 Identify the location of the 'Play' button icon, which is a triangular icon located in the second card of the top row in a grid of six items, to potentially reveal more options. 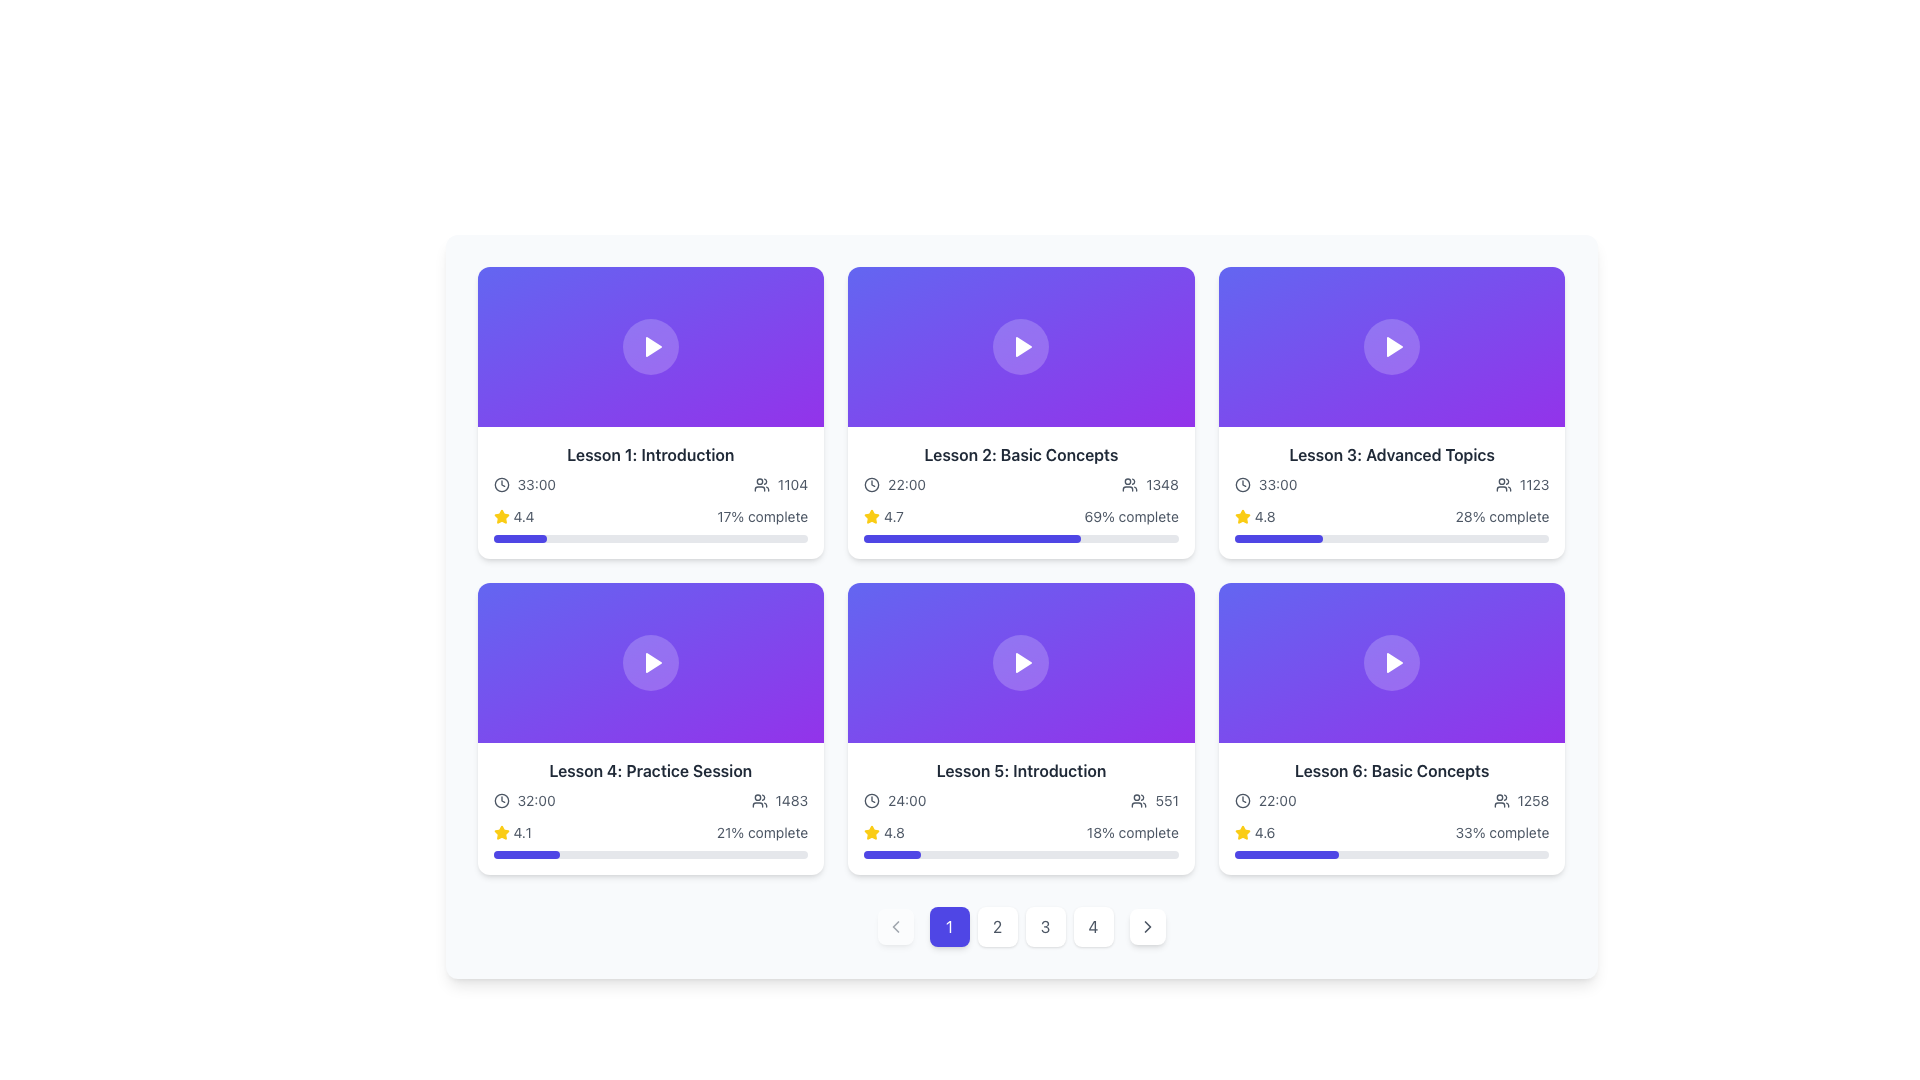
(1023, 346).